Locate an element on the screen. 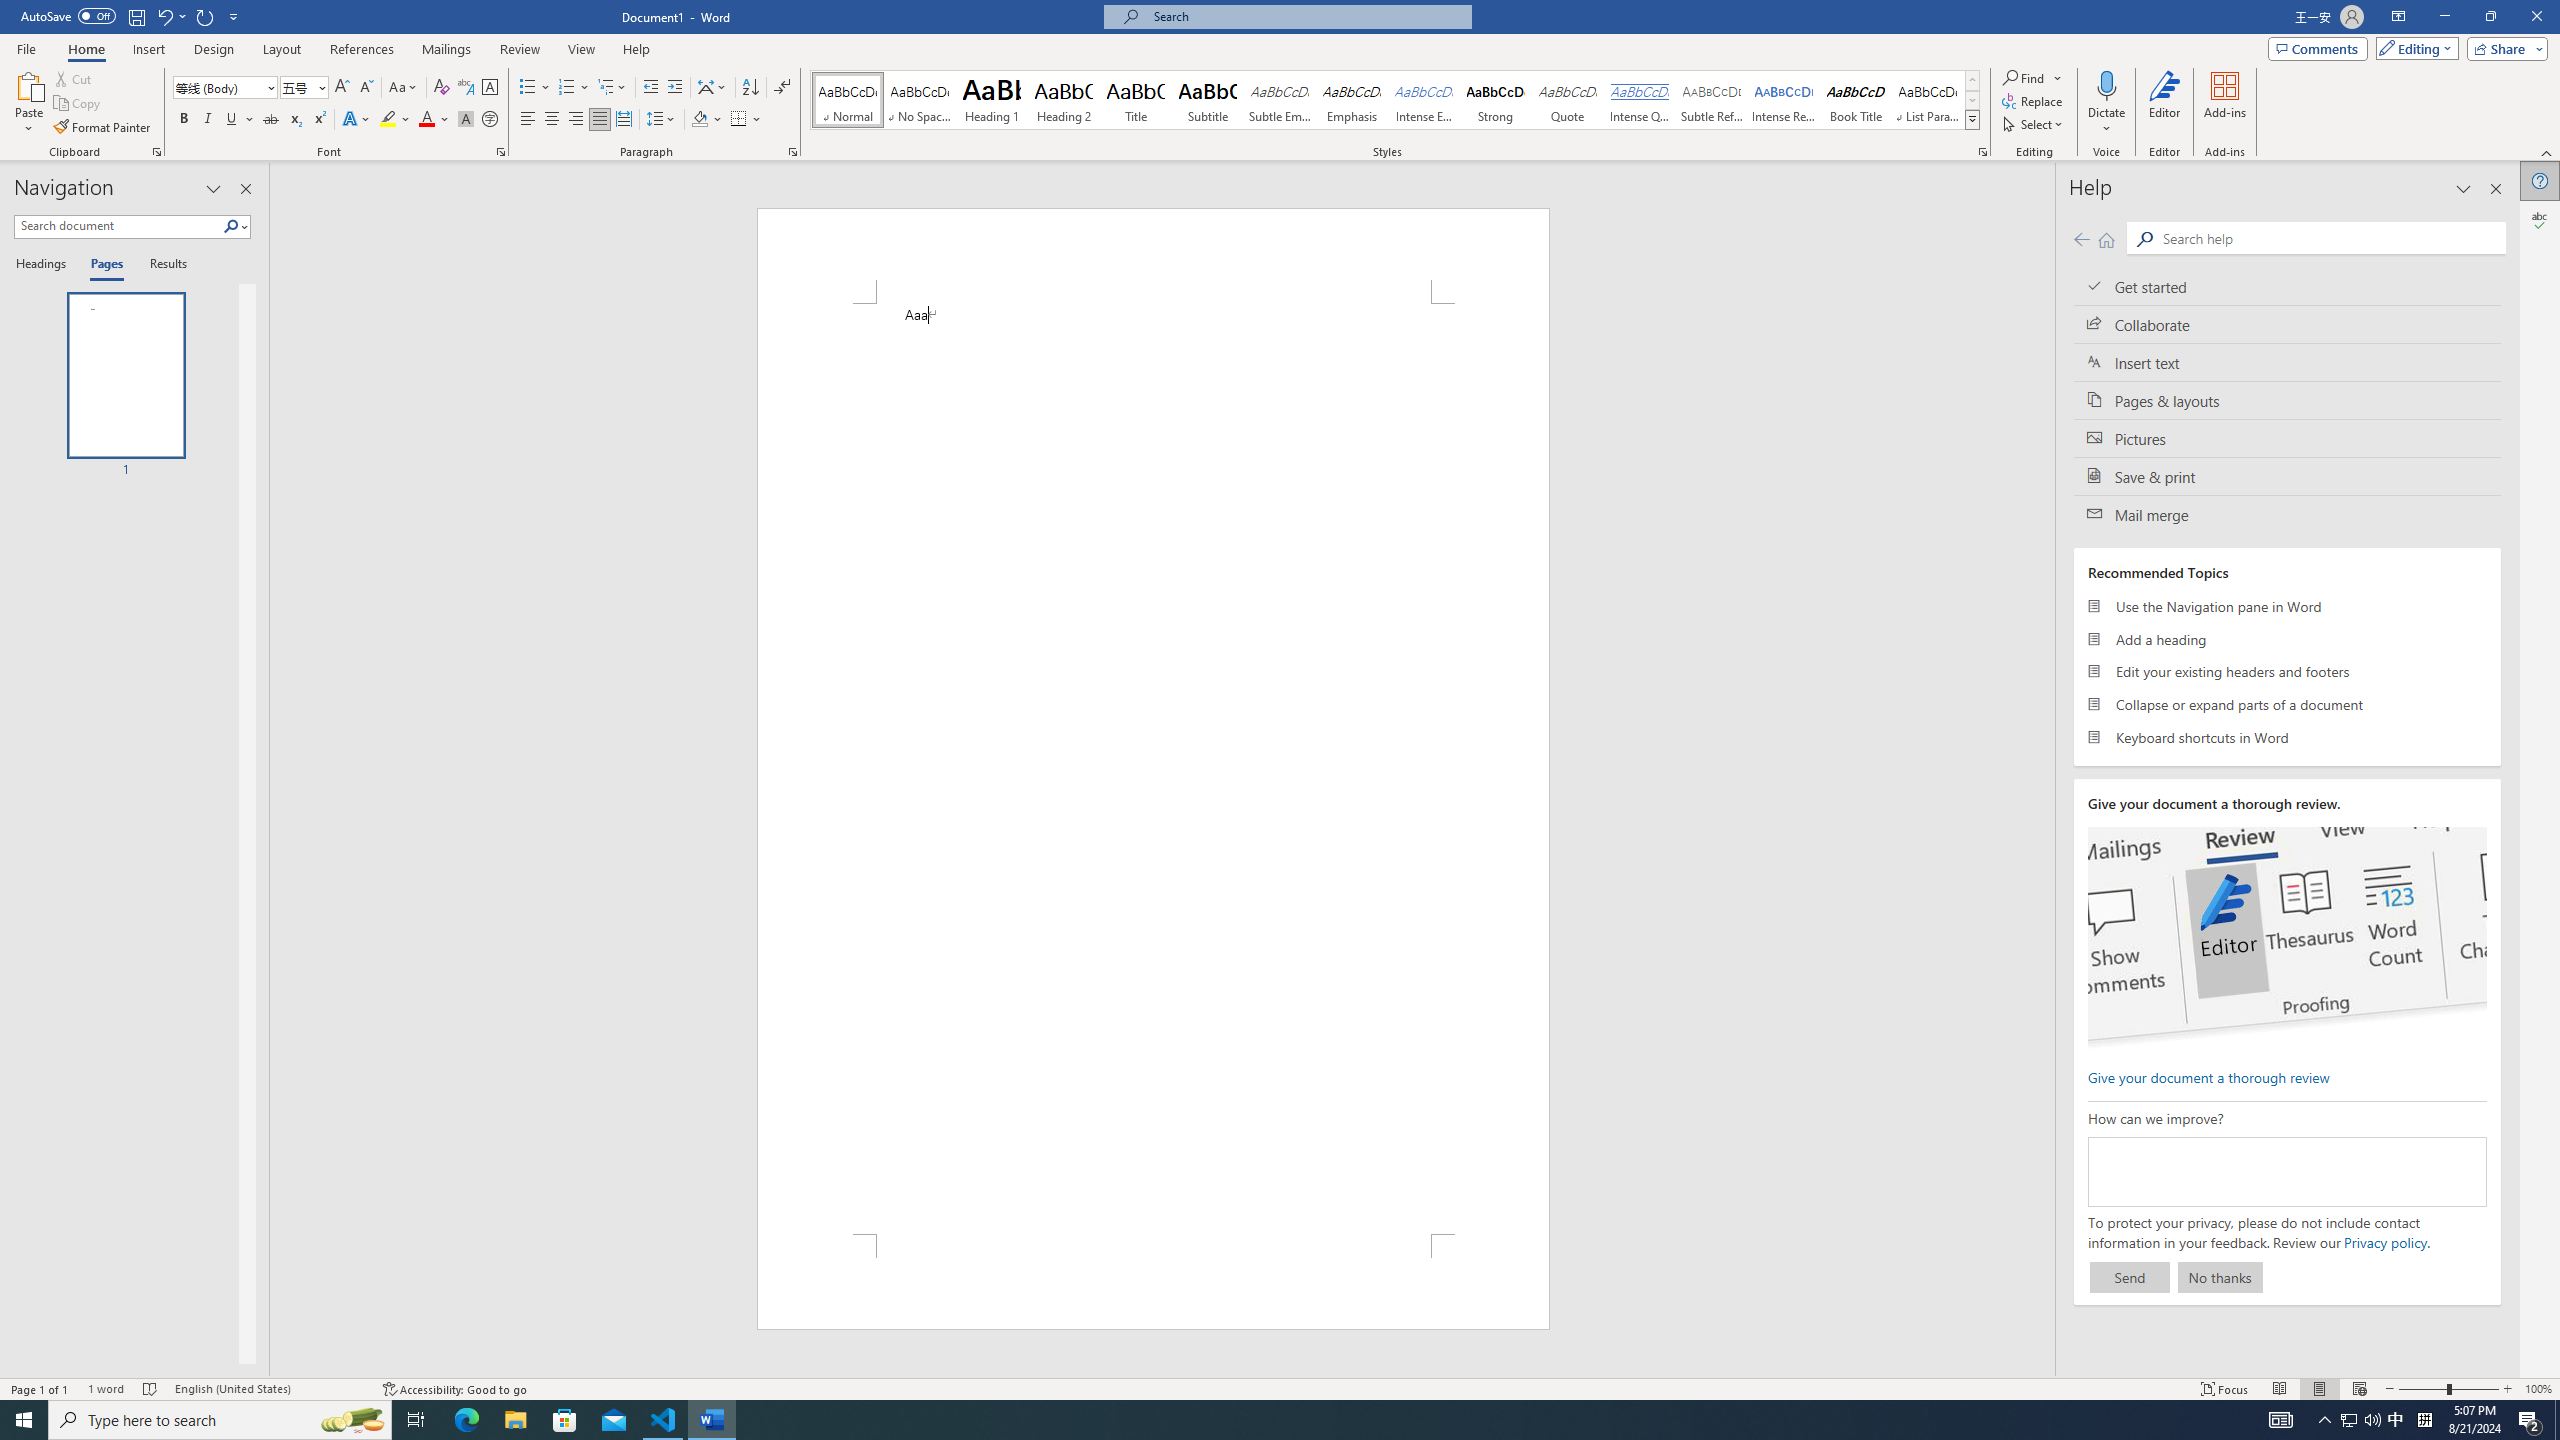 This screenshot has height=1440, width=2560. 'Justify' is located at coordinates (599, 118).